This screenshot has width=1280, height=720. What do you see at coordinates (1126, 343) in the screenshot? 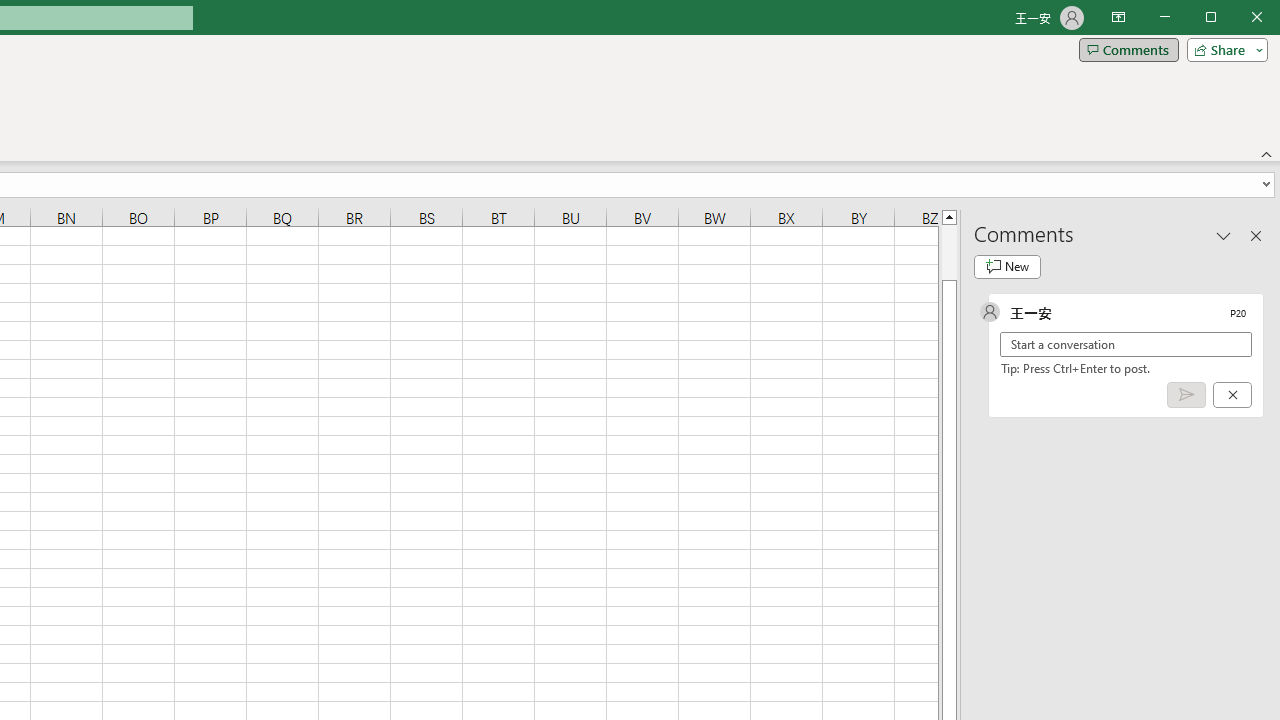
I see `'Start a conversation'` at bounding box center [1126, 343].